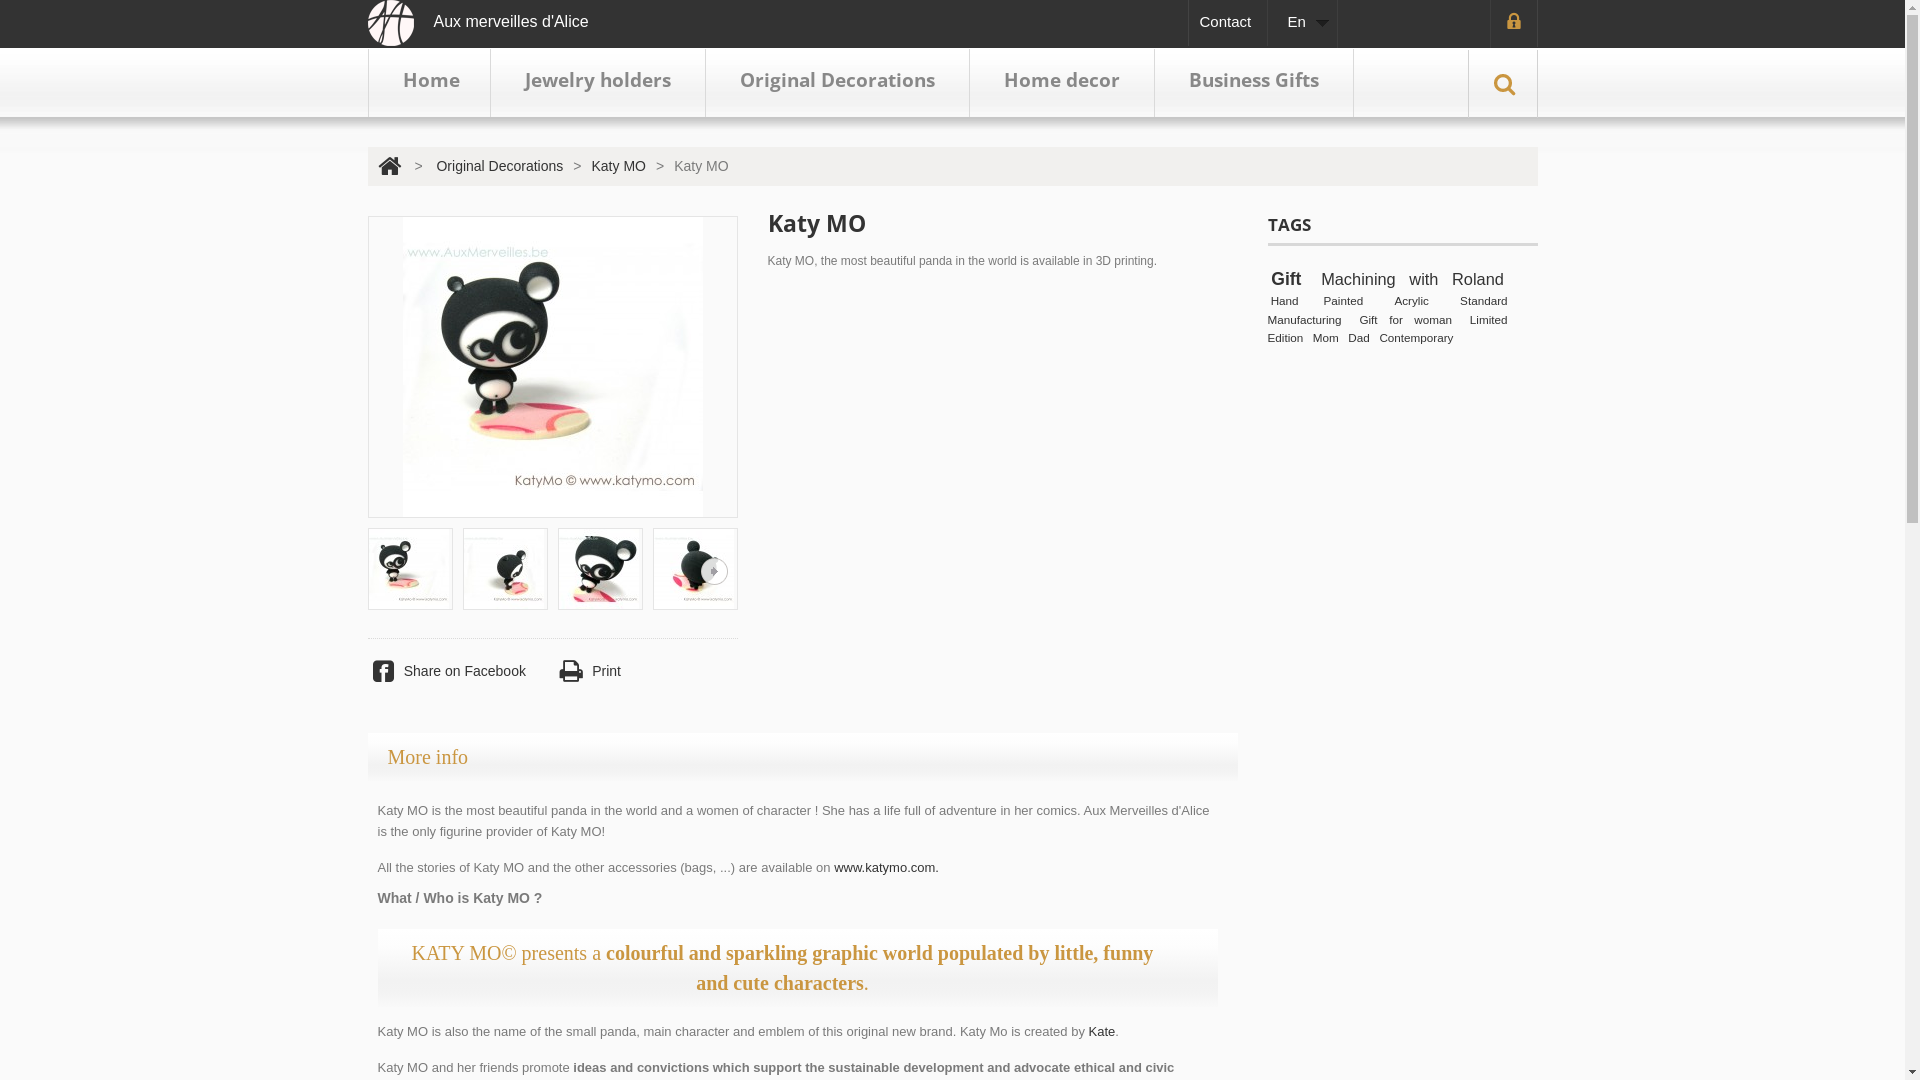  I want to click on 'Original Decorations', so click(837, 82).